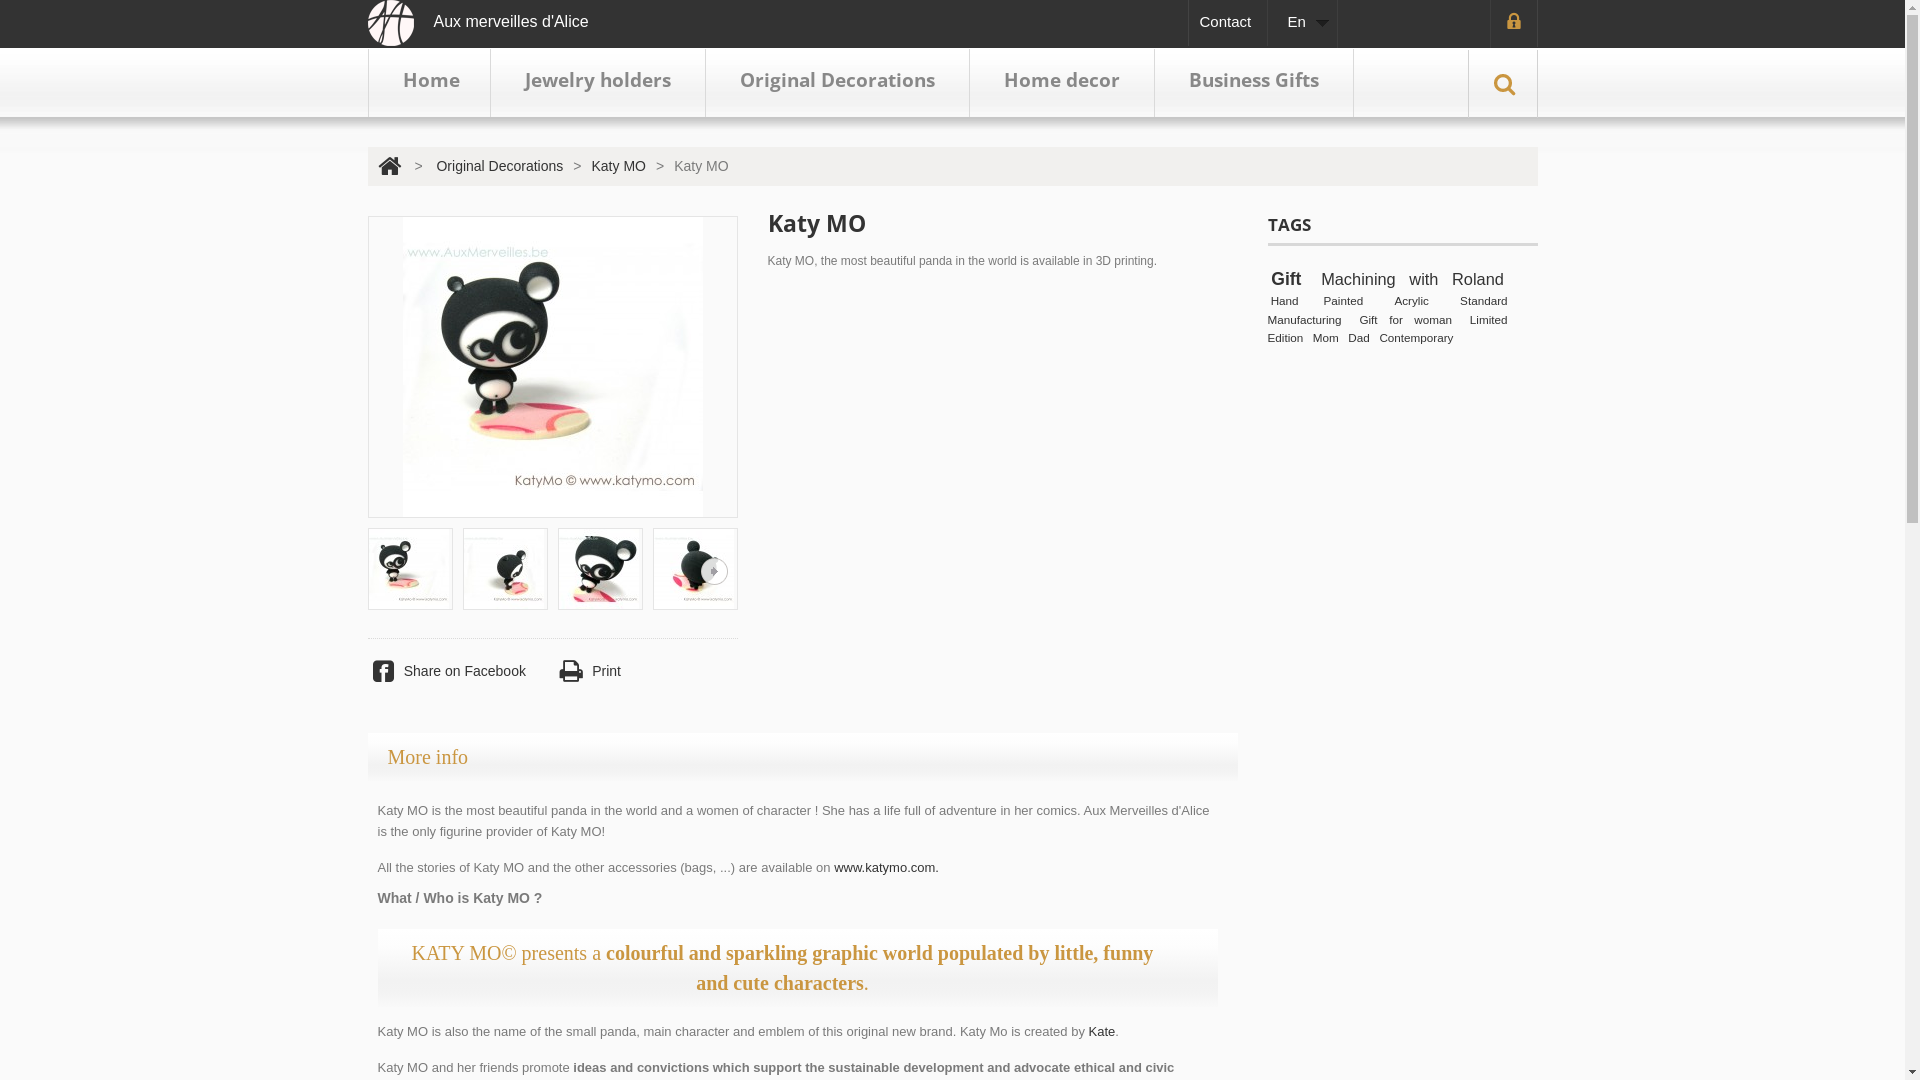  I want to click on 'Original Decorations', so click(837, 82).